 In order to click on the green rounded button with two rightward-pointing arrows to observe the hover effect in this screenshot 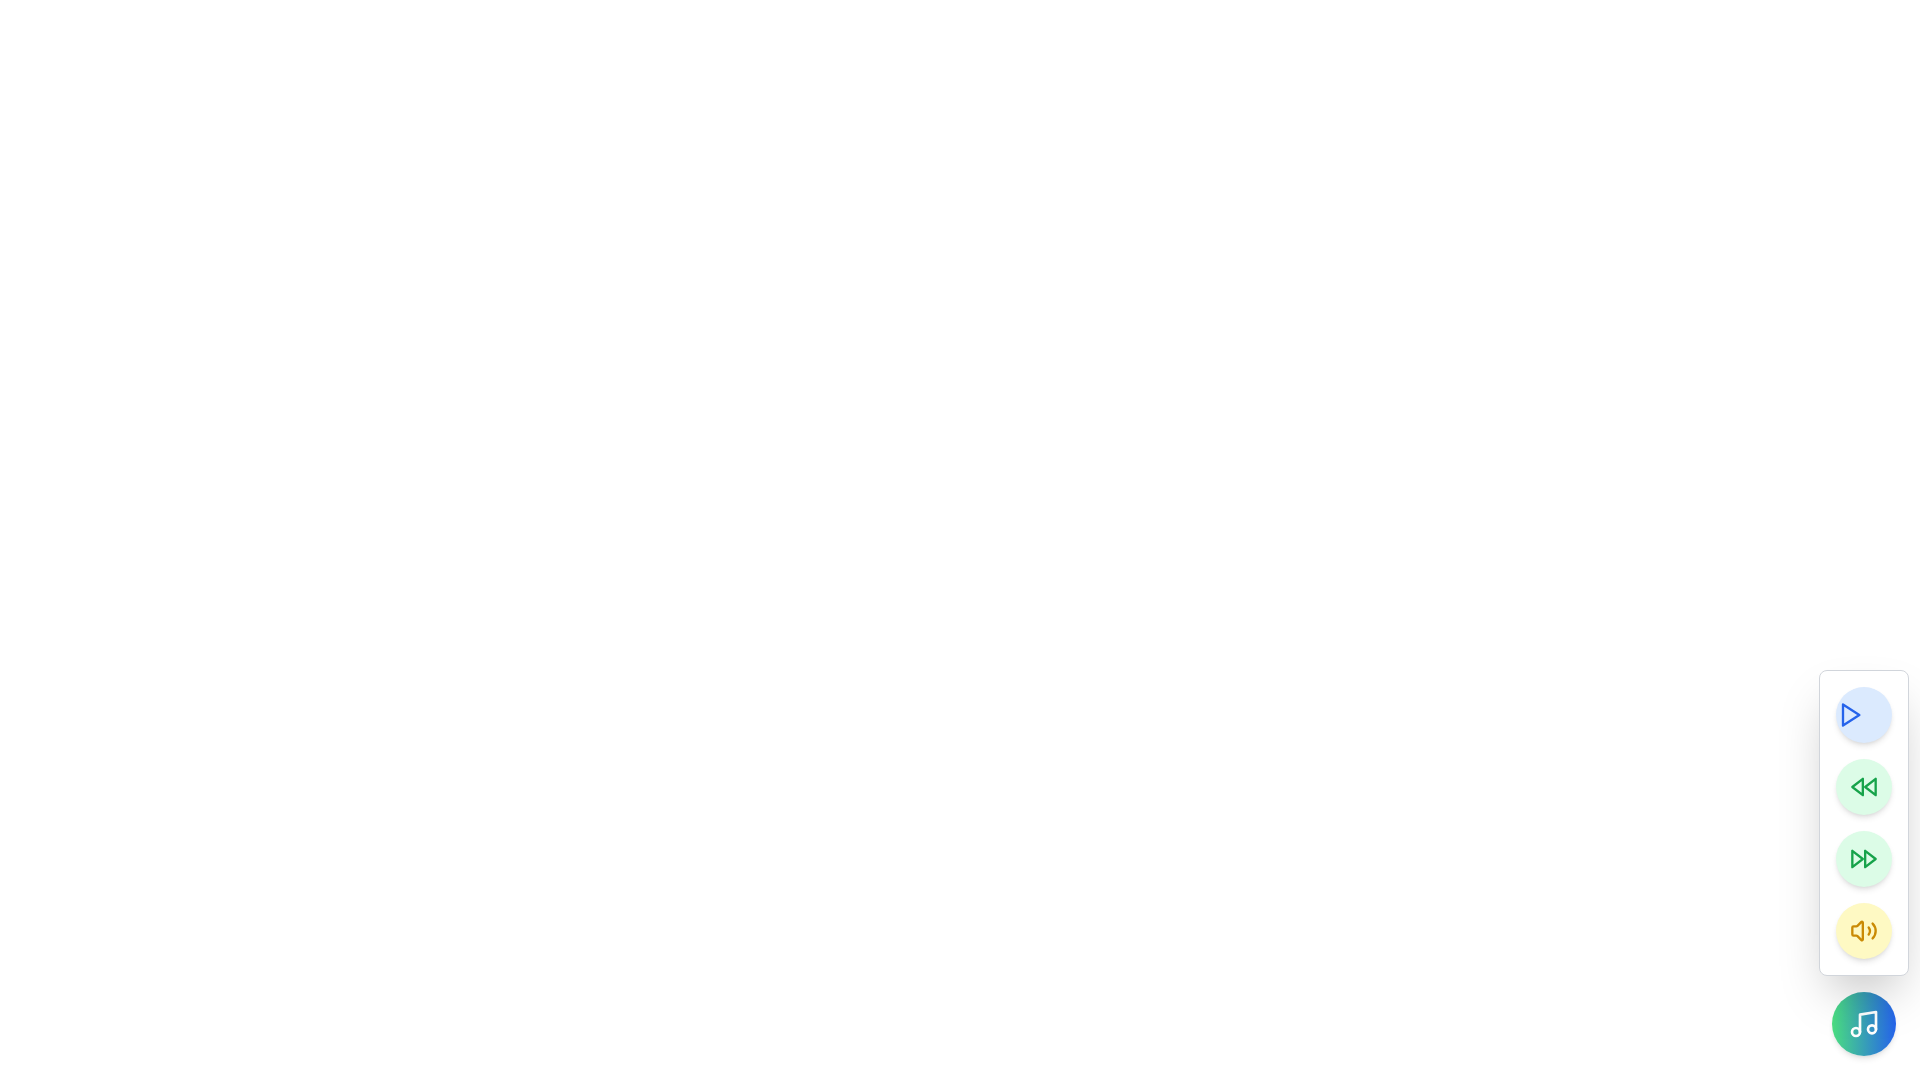, I will do `click(1862, 822)`.